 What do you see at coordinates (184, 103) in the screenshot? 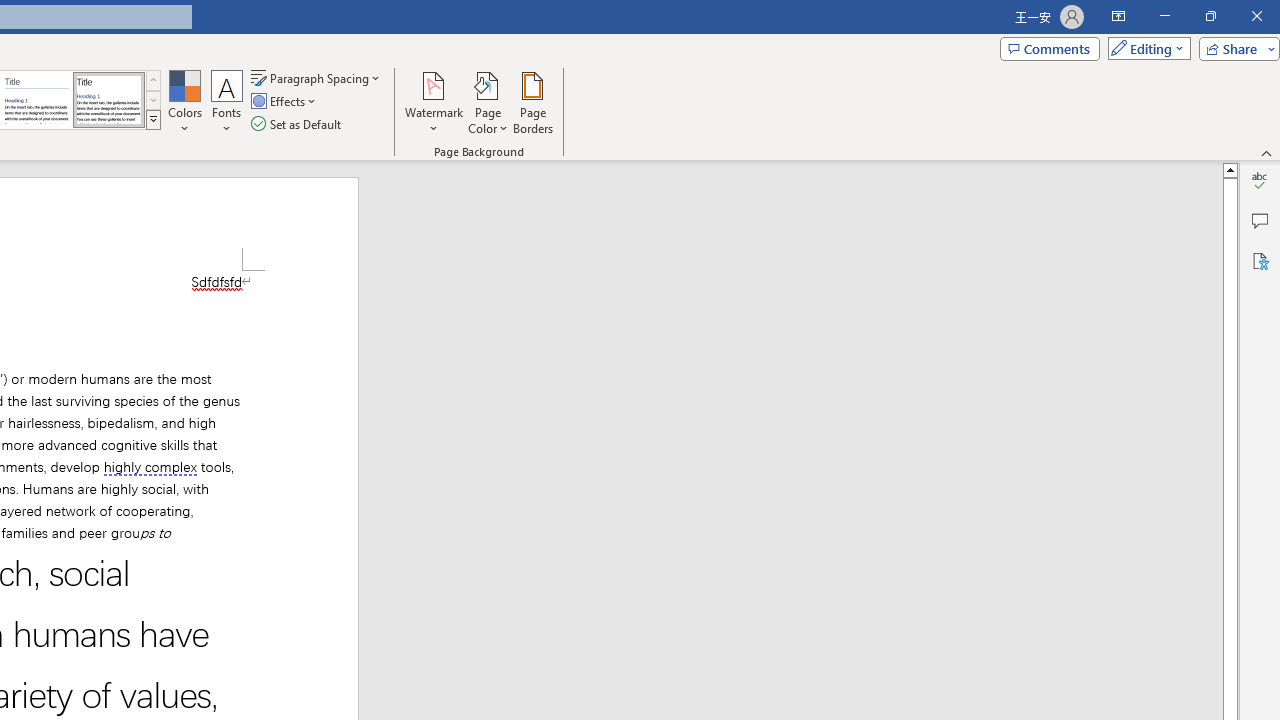
I see `'Colors'` at bounding box center [184, 103].